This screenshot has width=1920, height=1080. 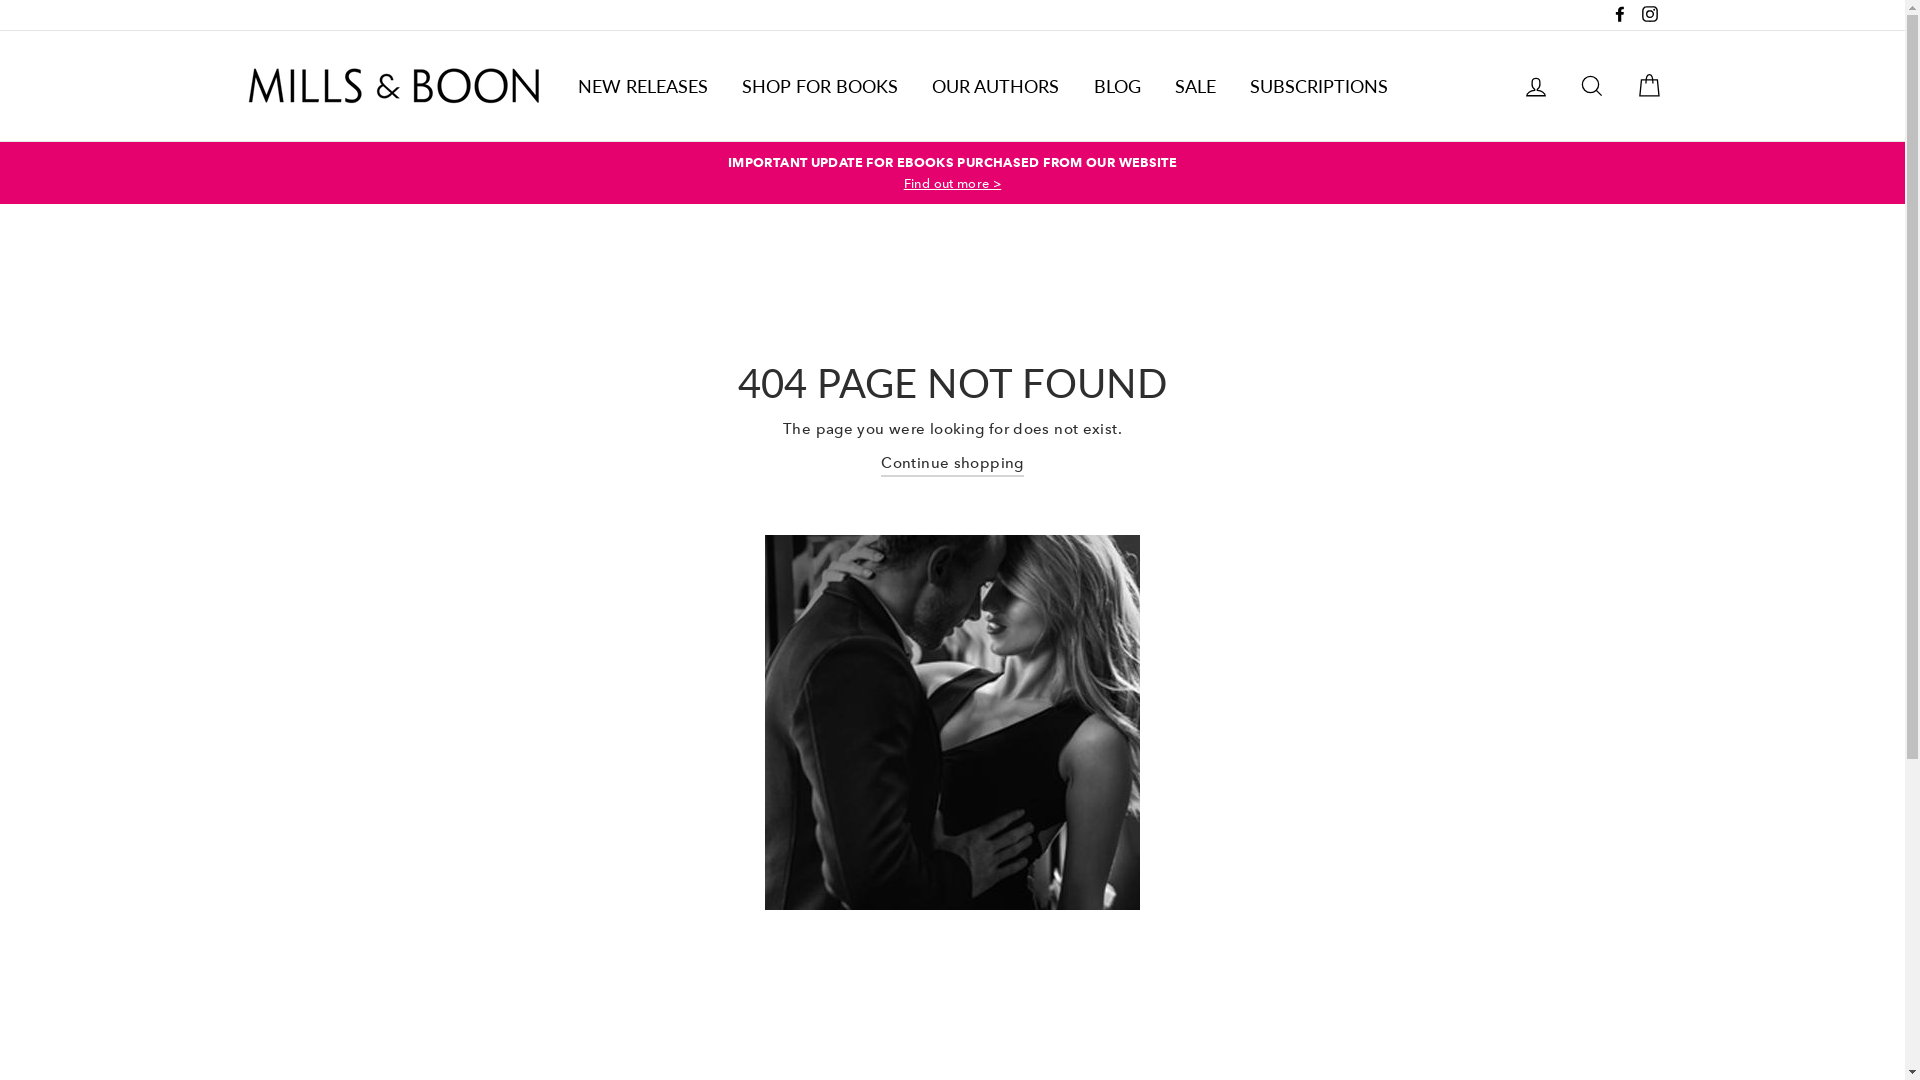 I want to click on 'Continue shopping', so click(x=880, y=463).